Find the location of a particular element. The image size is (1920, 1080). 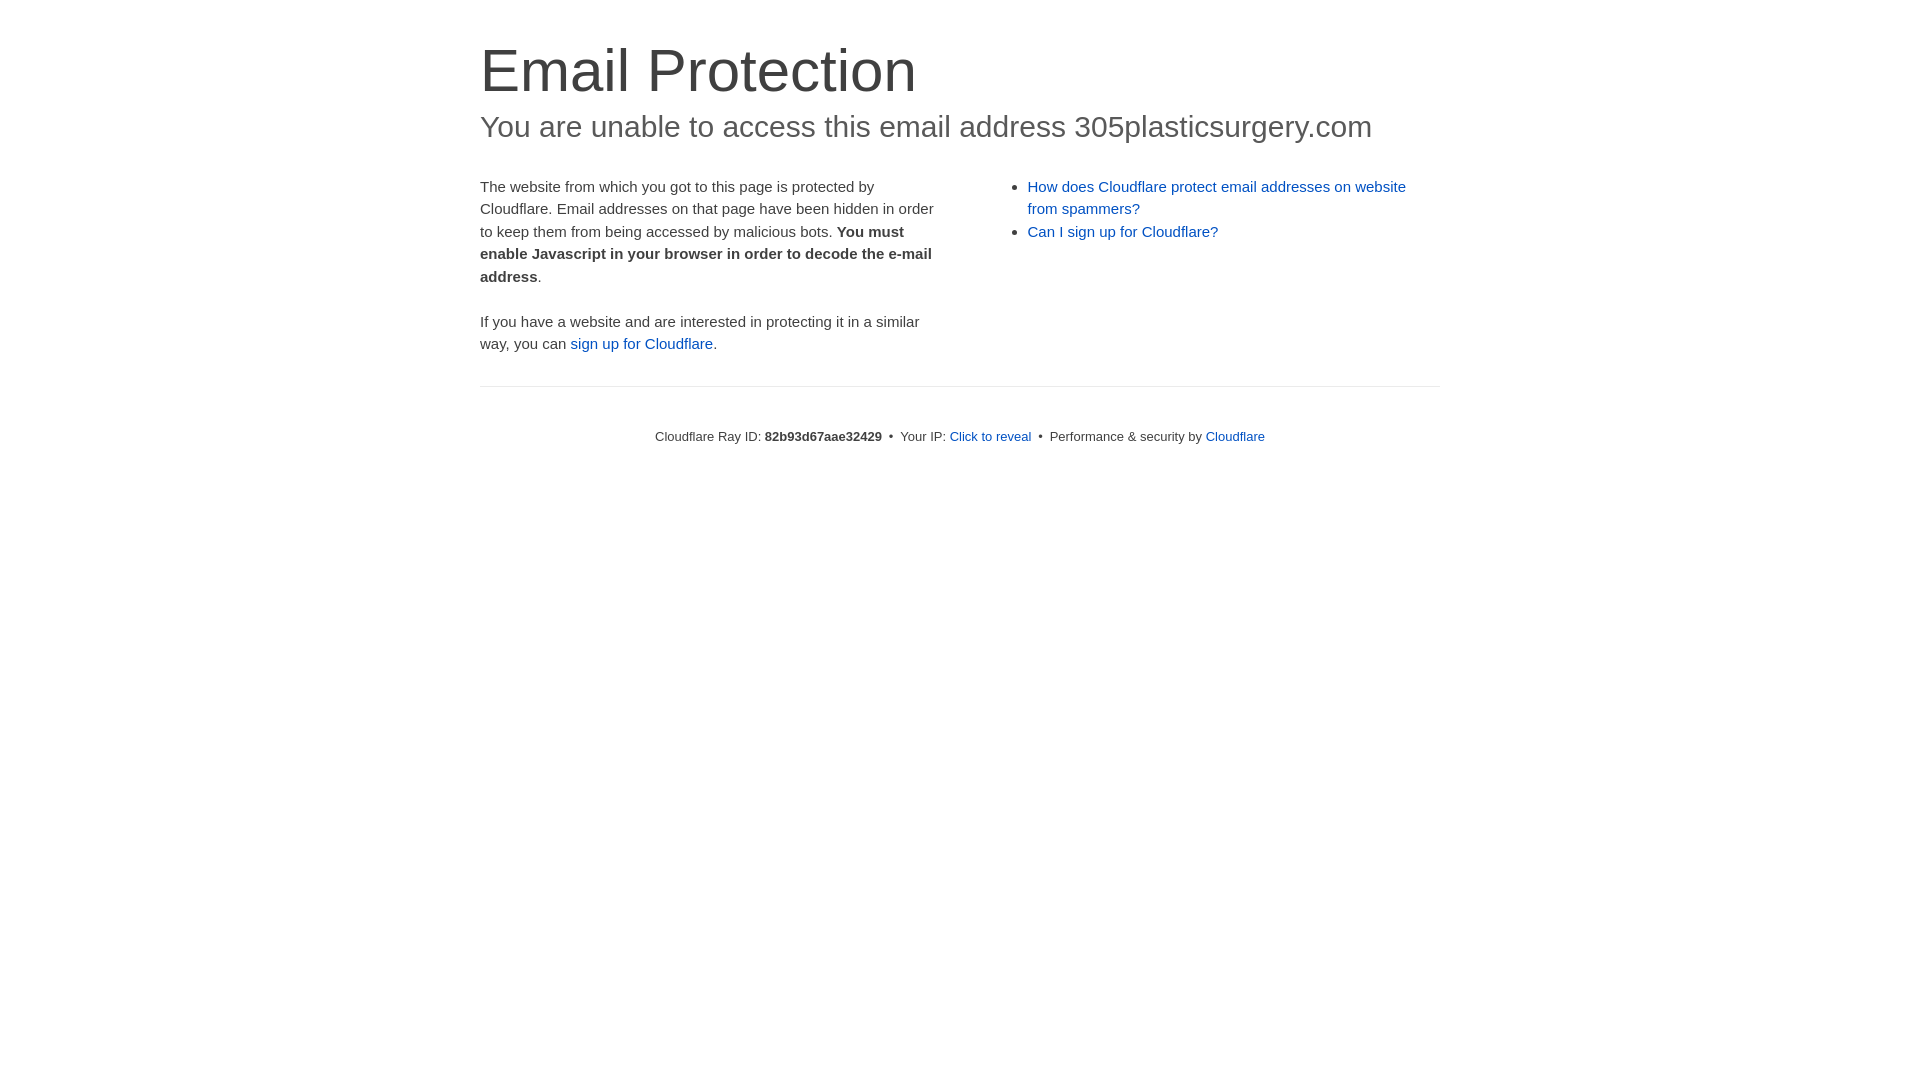

'sign up for Cloudflare' is located at coordinates (642, 342).